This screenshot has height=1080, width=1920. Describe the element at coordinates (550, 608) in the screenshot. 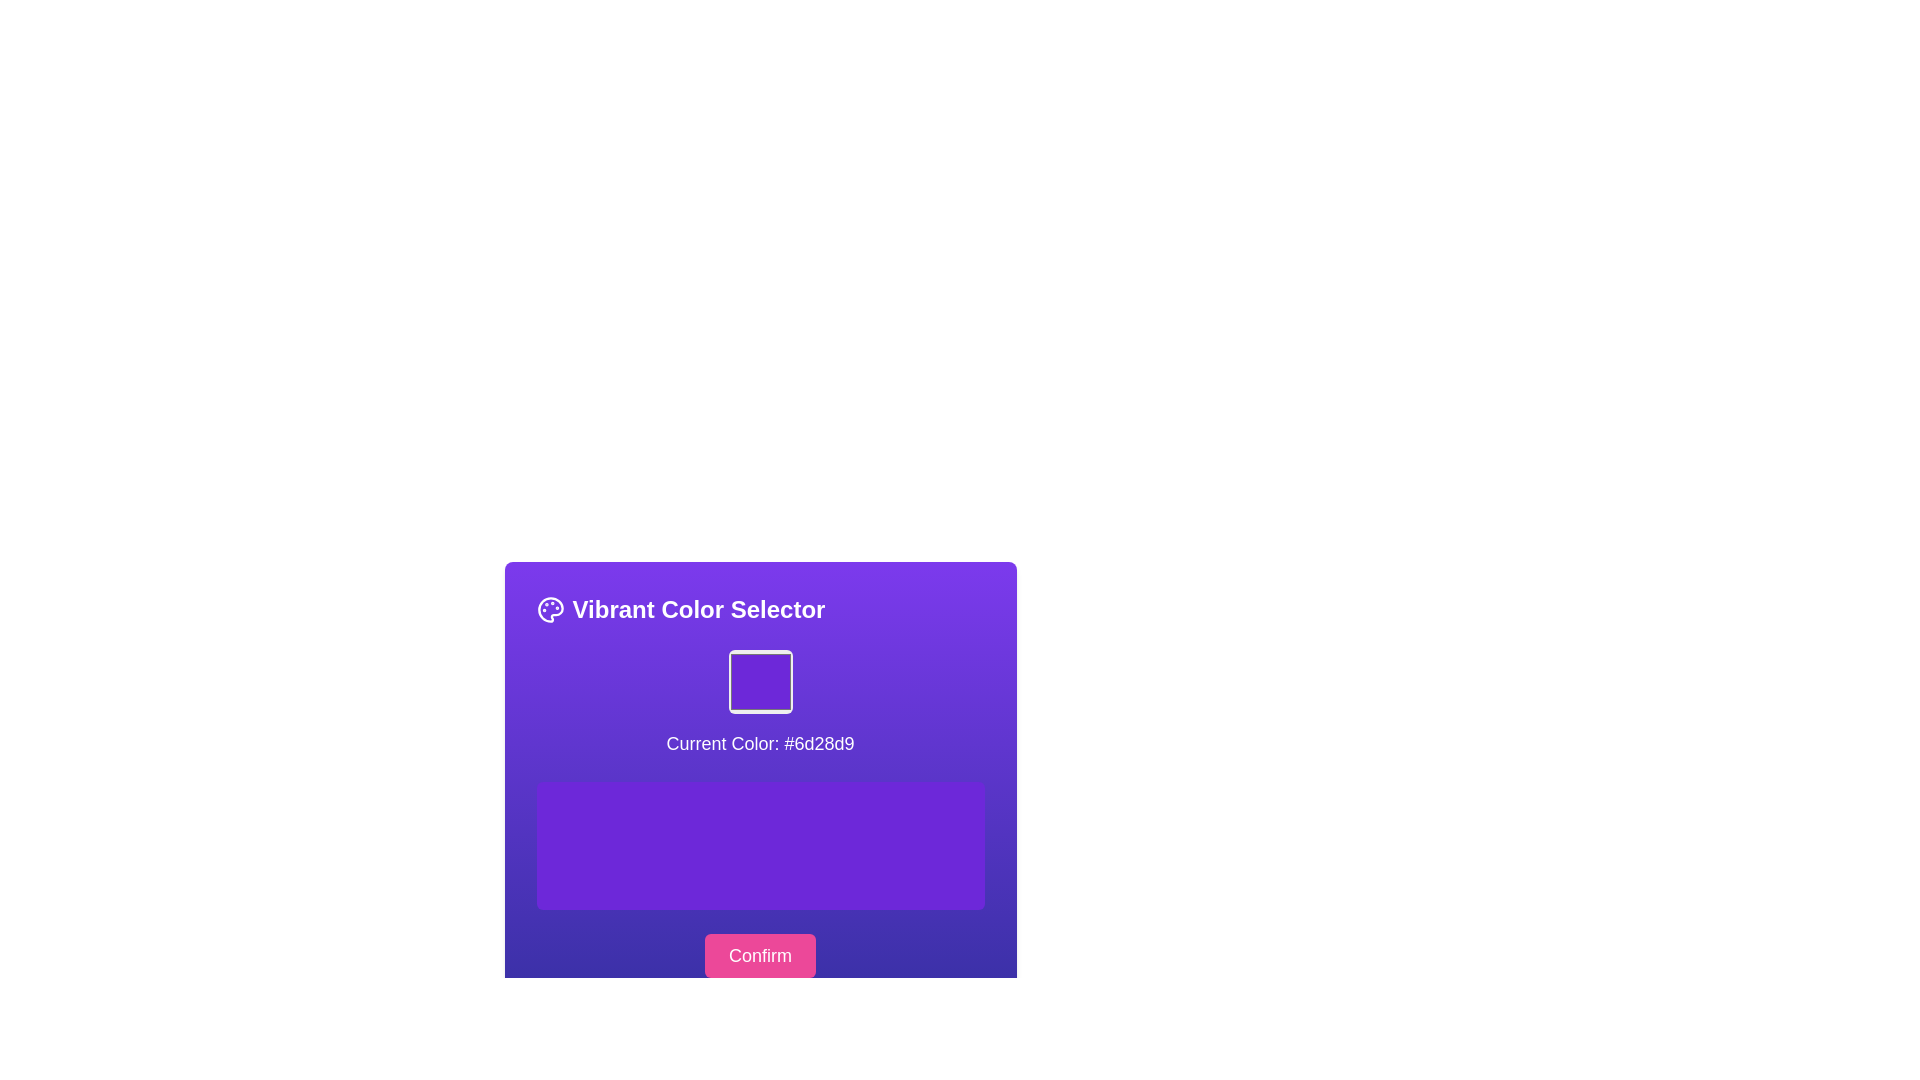

I see `the color selection icon located in the top left area of the 'Vibrant Color Selector' card's header section, next to the title` at that location.